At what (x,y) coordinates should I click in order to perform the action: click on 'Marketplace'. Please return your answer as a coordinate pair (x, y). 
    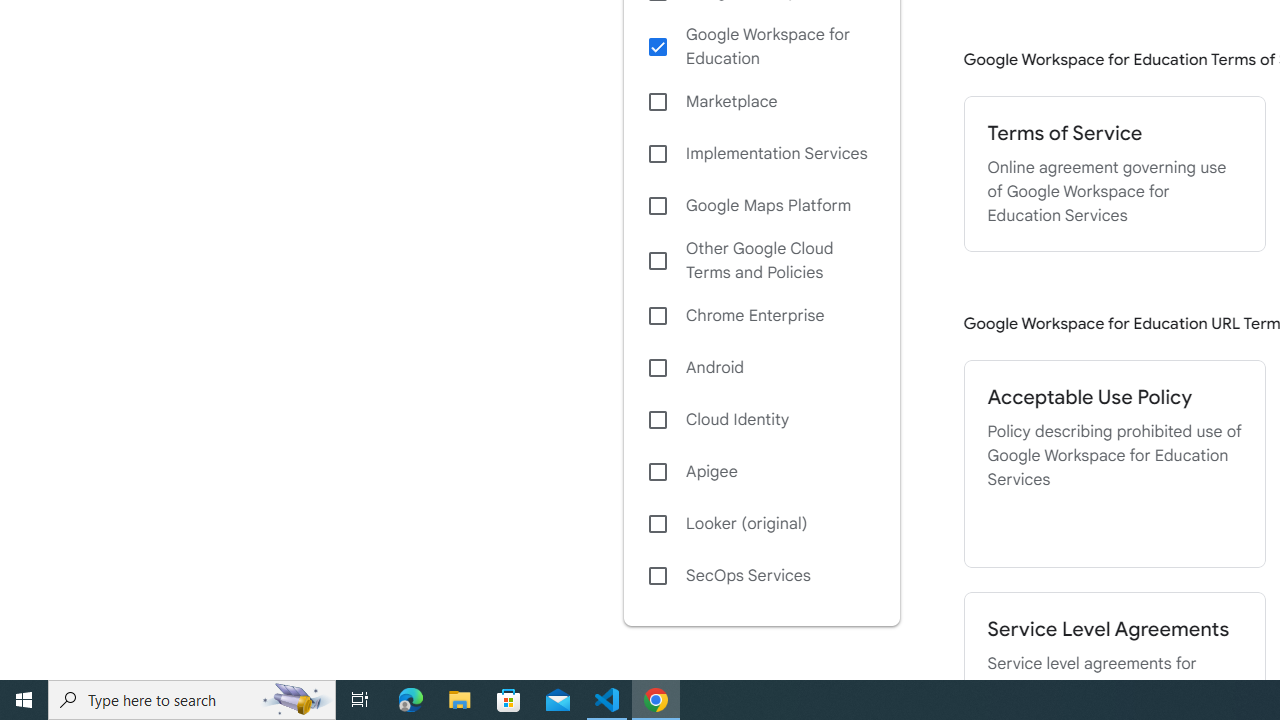
    Looking at the image, I should click on (760, 102).